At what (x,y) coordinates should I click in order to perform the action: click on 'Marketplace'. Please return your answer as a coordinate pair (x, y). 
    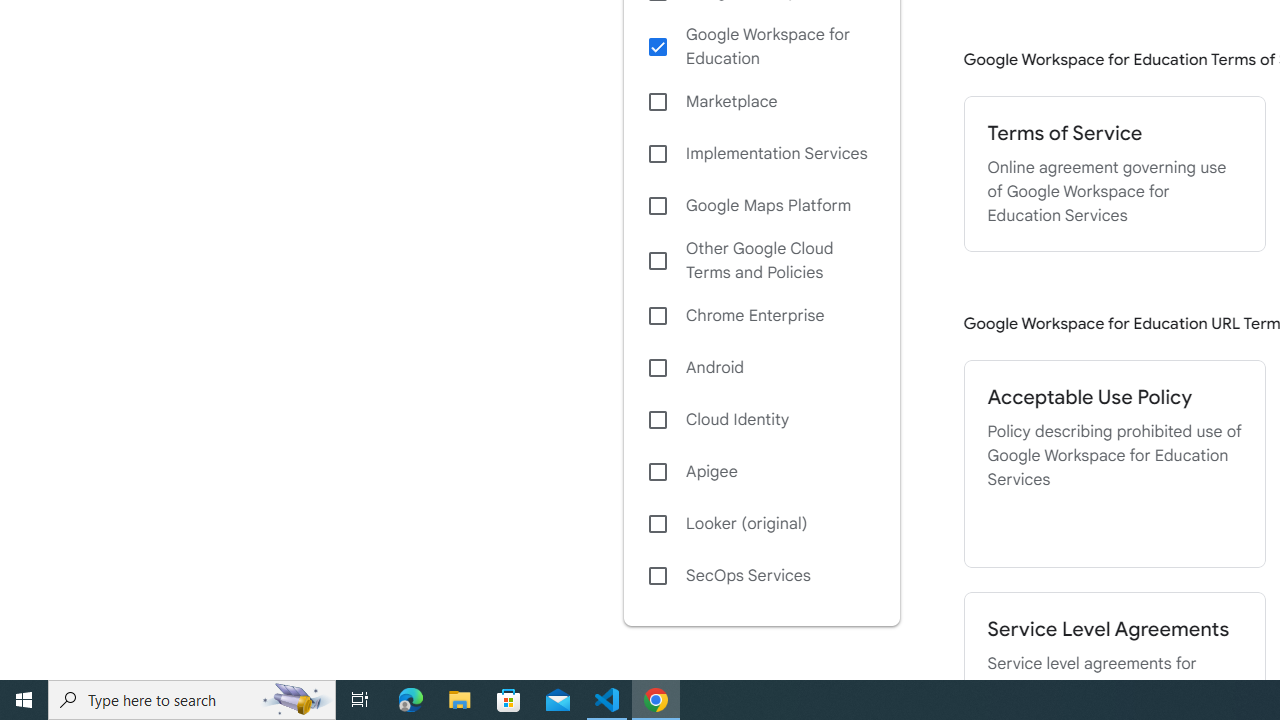
    Looking at the image, I should click on (760, 102).